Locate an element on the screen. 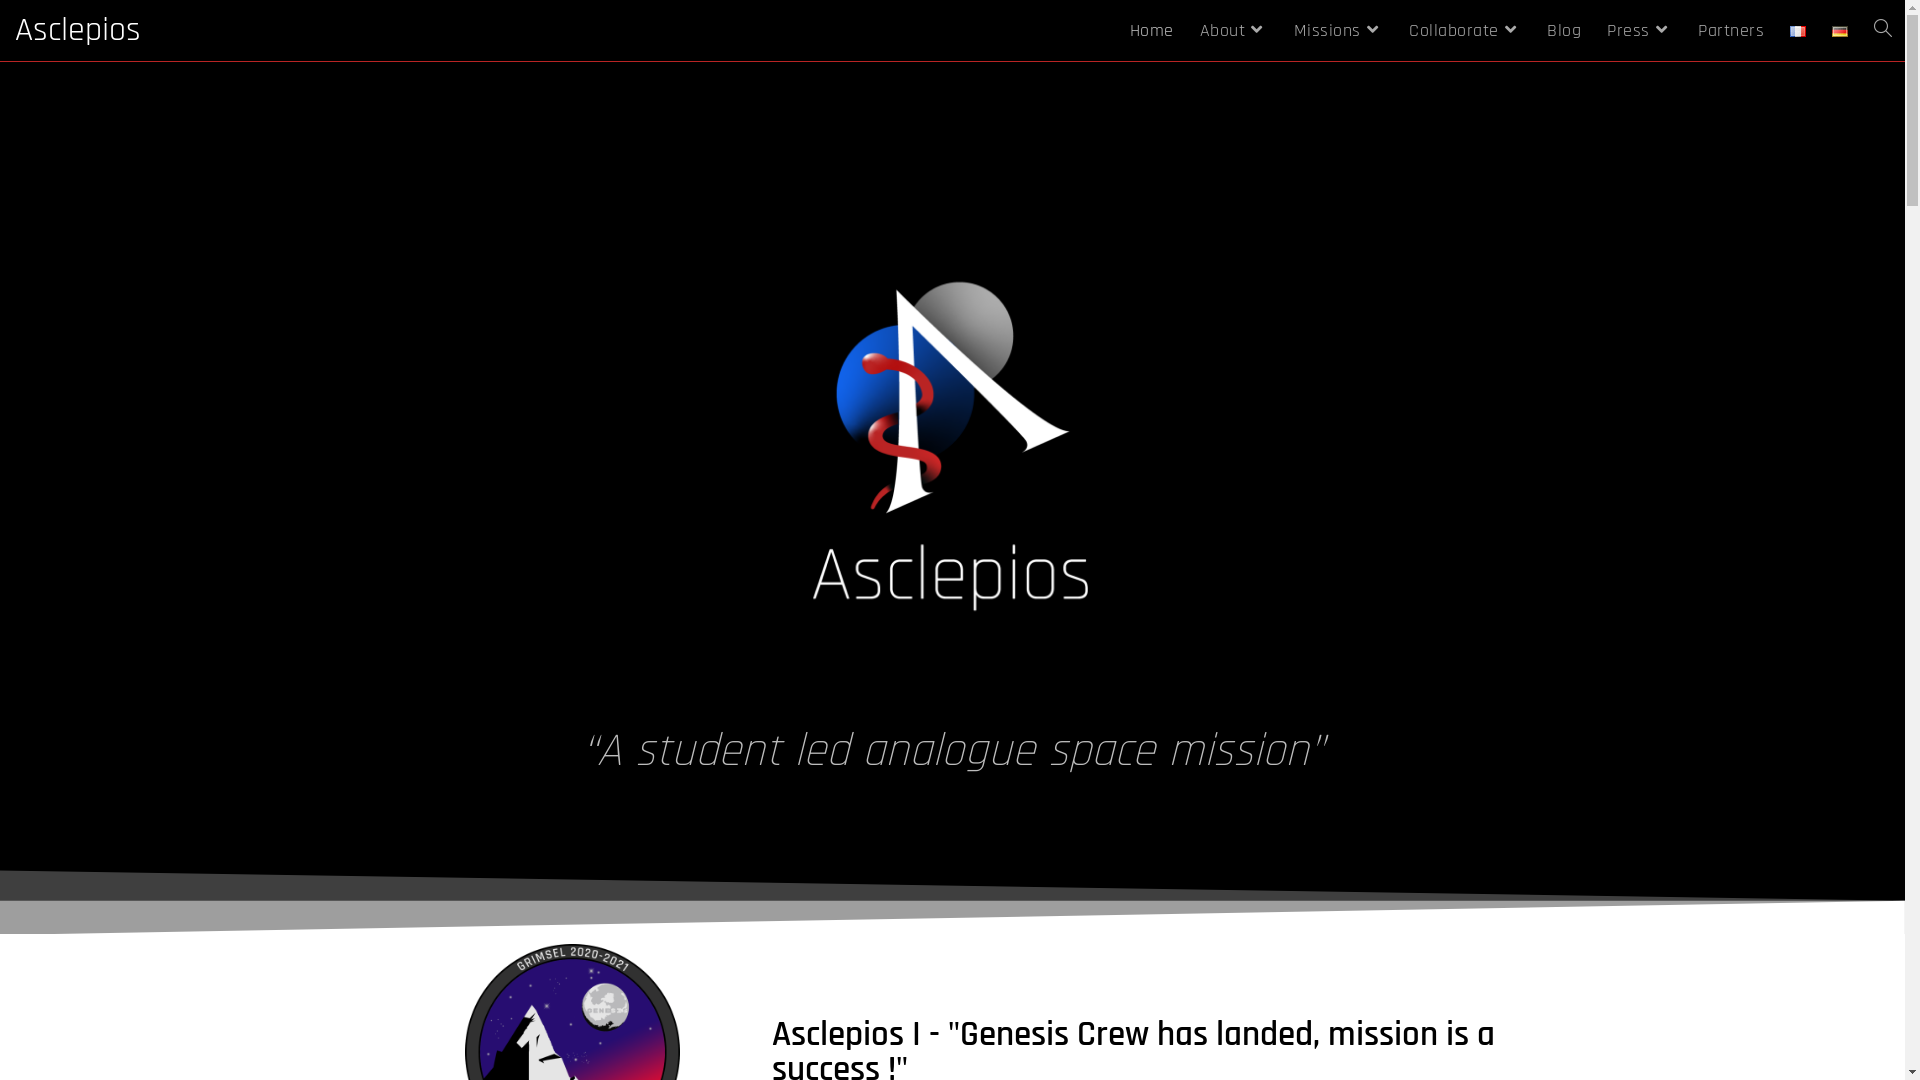  'About' is located at coordinates (1185, 30).